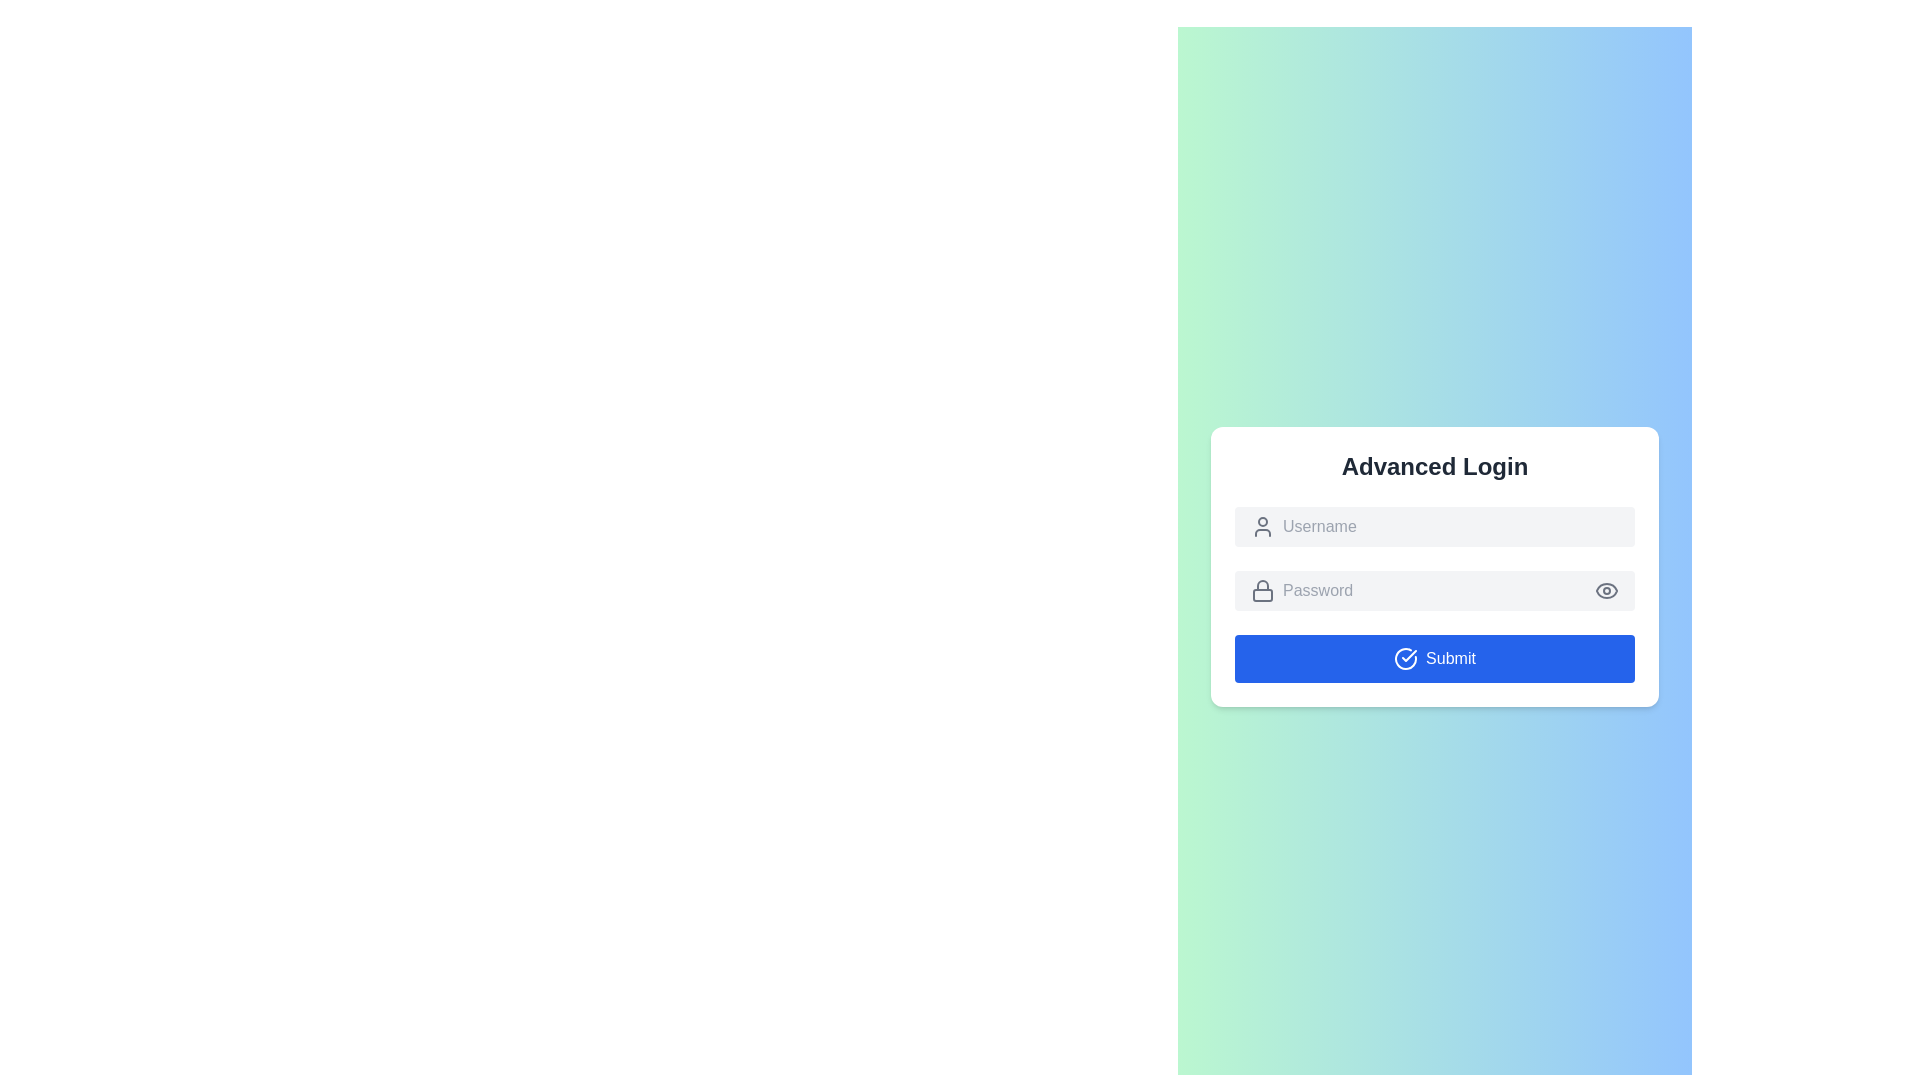  What do you see at coordinates (1434, 466) in the screenshot?
I see `the 'Advanced Login' text label, which is a prominent bold and large font element located at the top of the login interface above the username input field` at bounding box center [1434, 466].